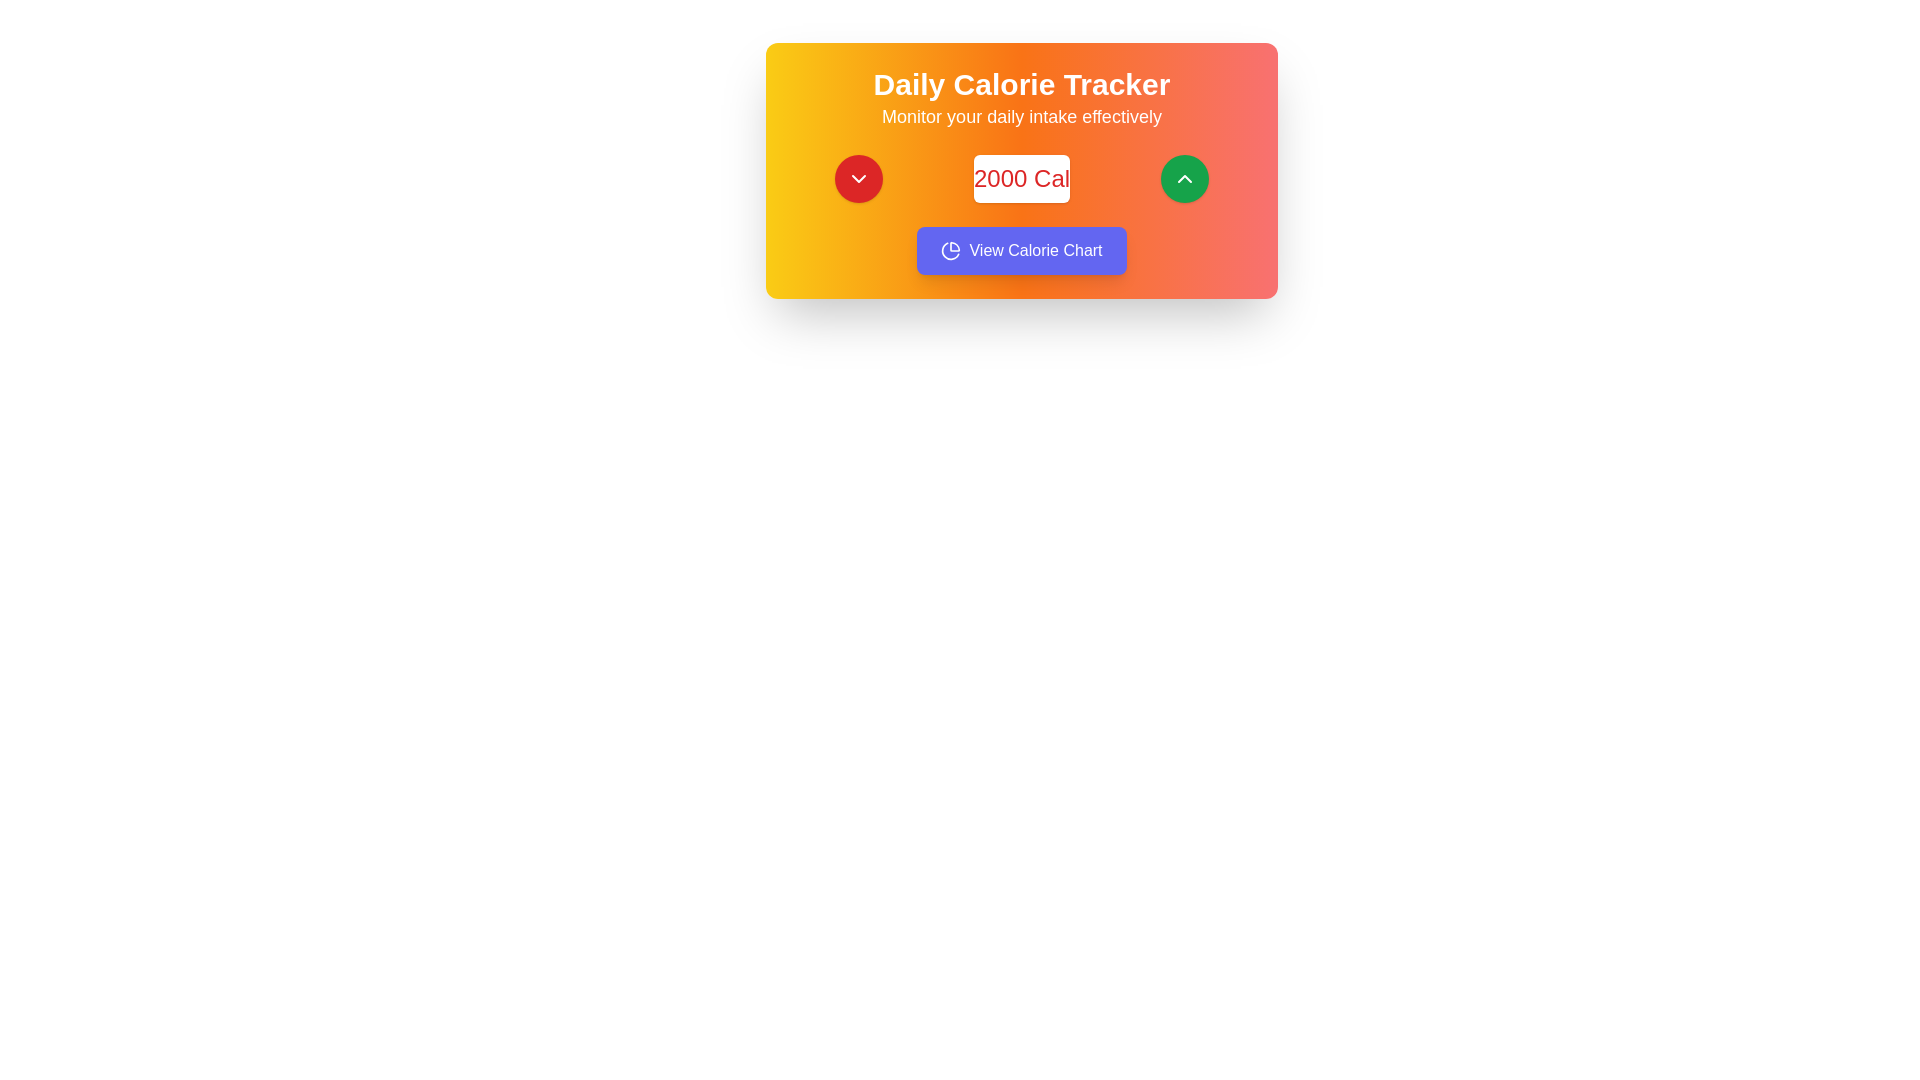  I want to click on the circular red button with a white downward-facing chevron icon, so click(859, 177).